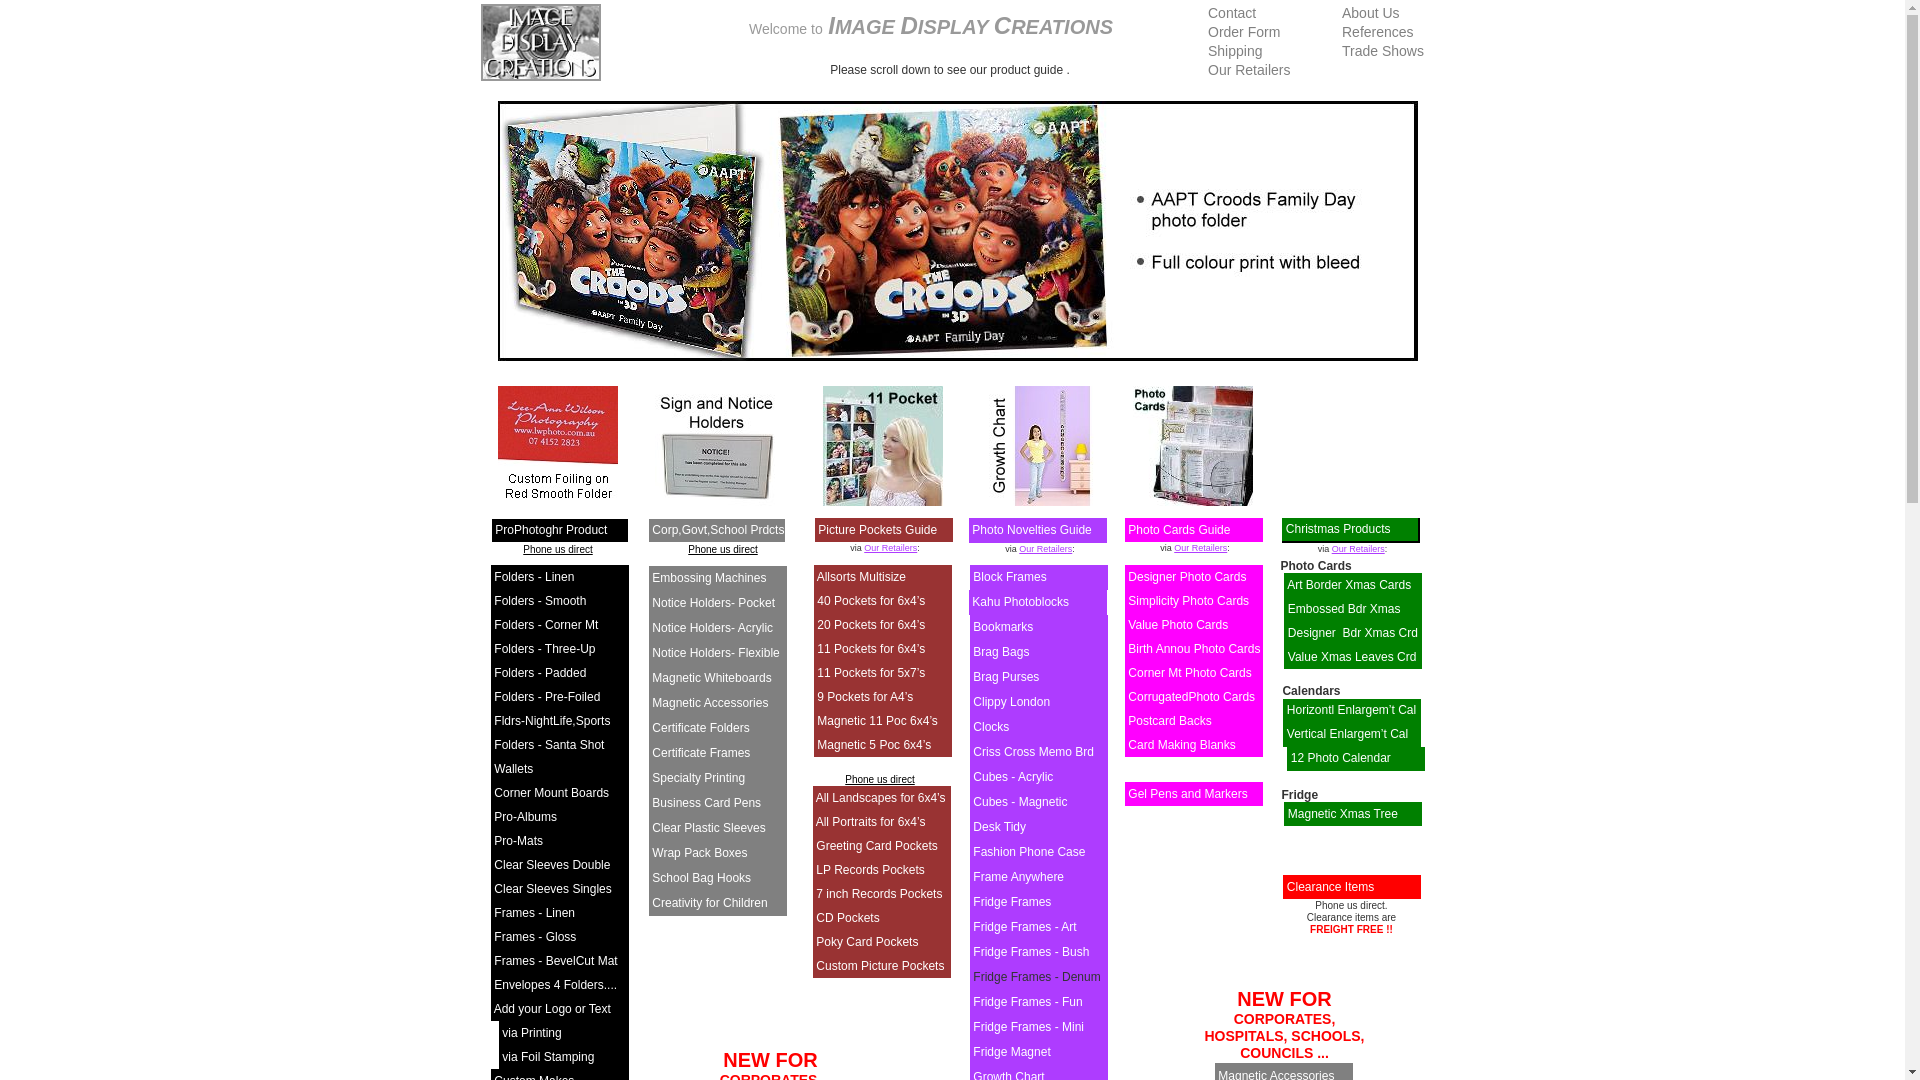 The width and height of the screenshot is (1920, 1080). What do you see at coordinates (539, 600) in the screenshot?
I see `'Folders - Smooth'` at bounding box center [539, 600].